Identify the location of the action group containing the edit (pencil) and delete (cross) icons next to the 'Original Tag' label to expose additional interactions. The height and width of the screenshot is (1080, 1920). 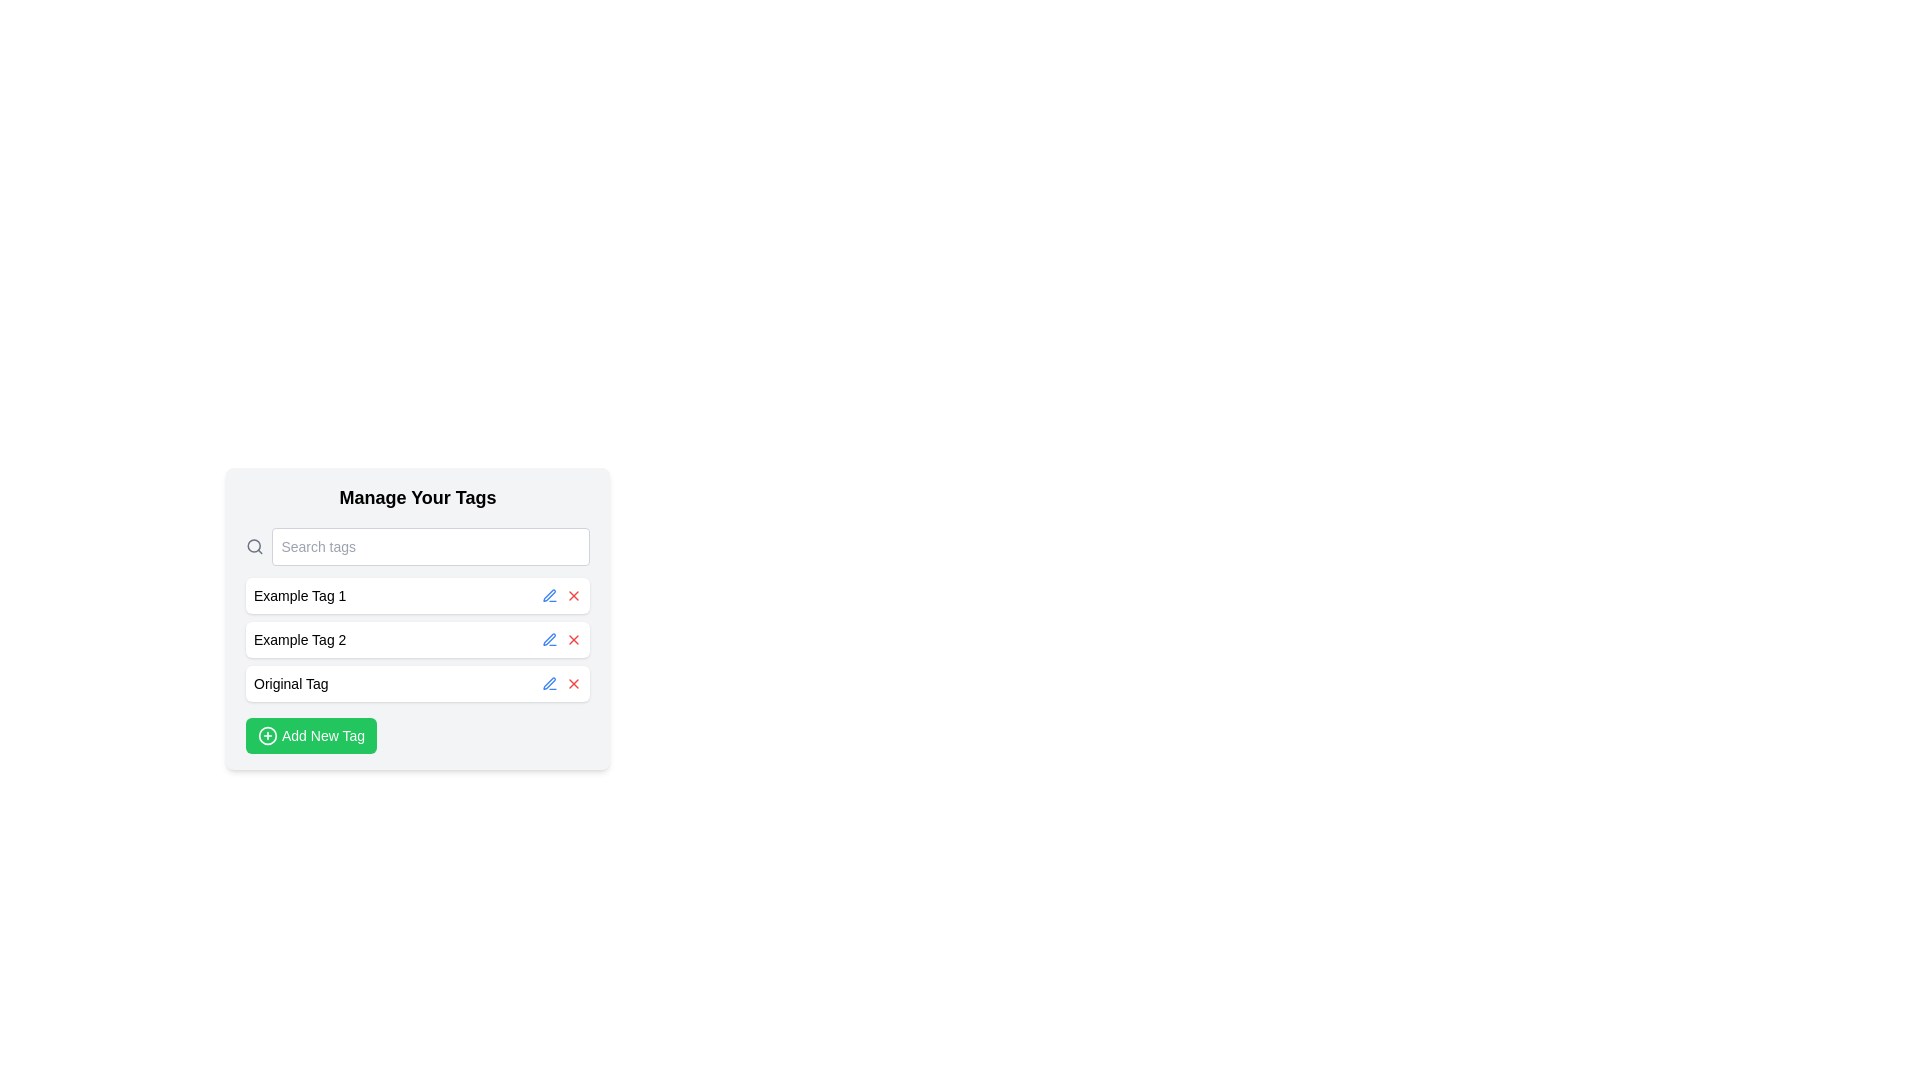
(560, 682).